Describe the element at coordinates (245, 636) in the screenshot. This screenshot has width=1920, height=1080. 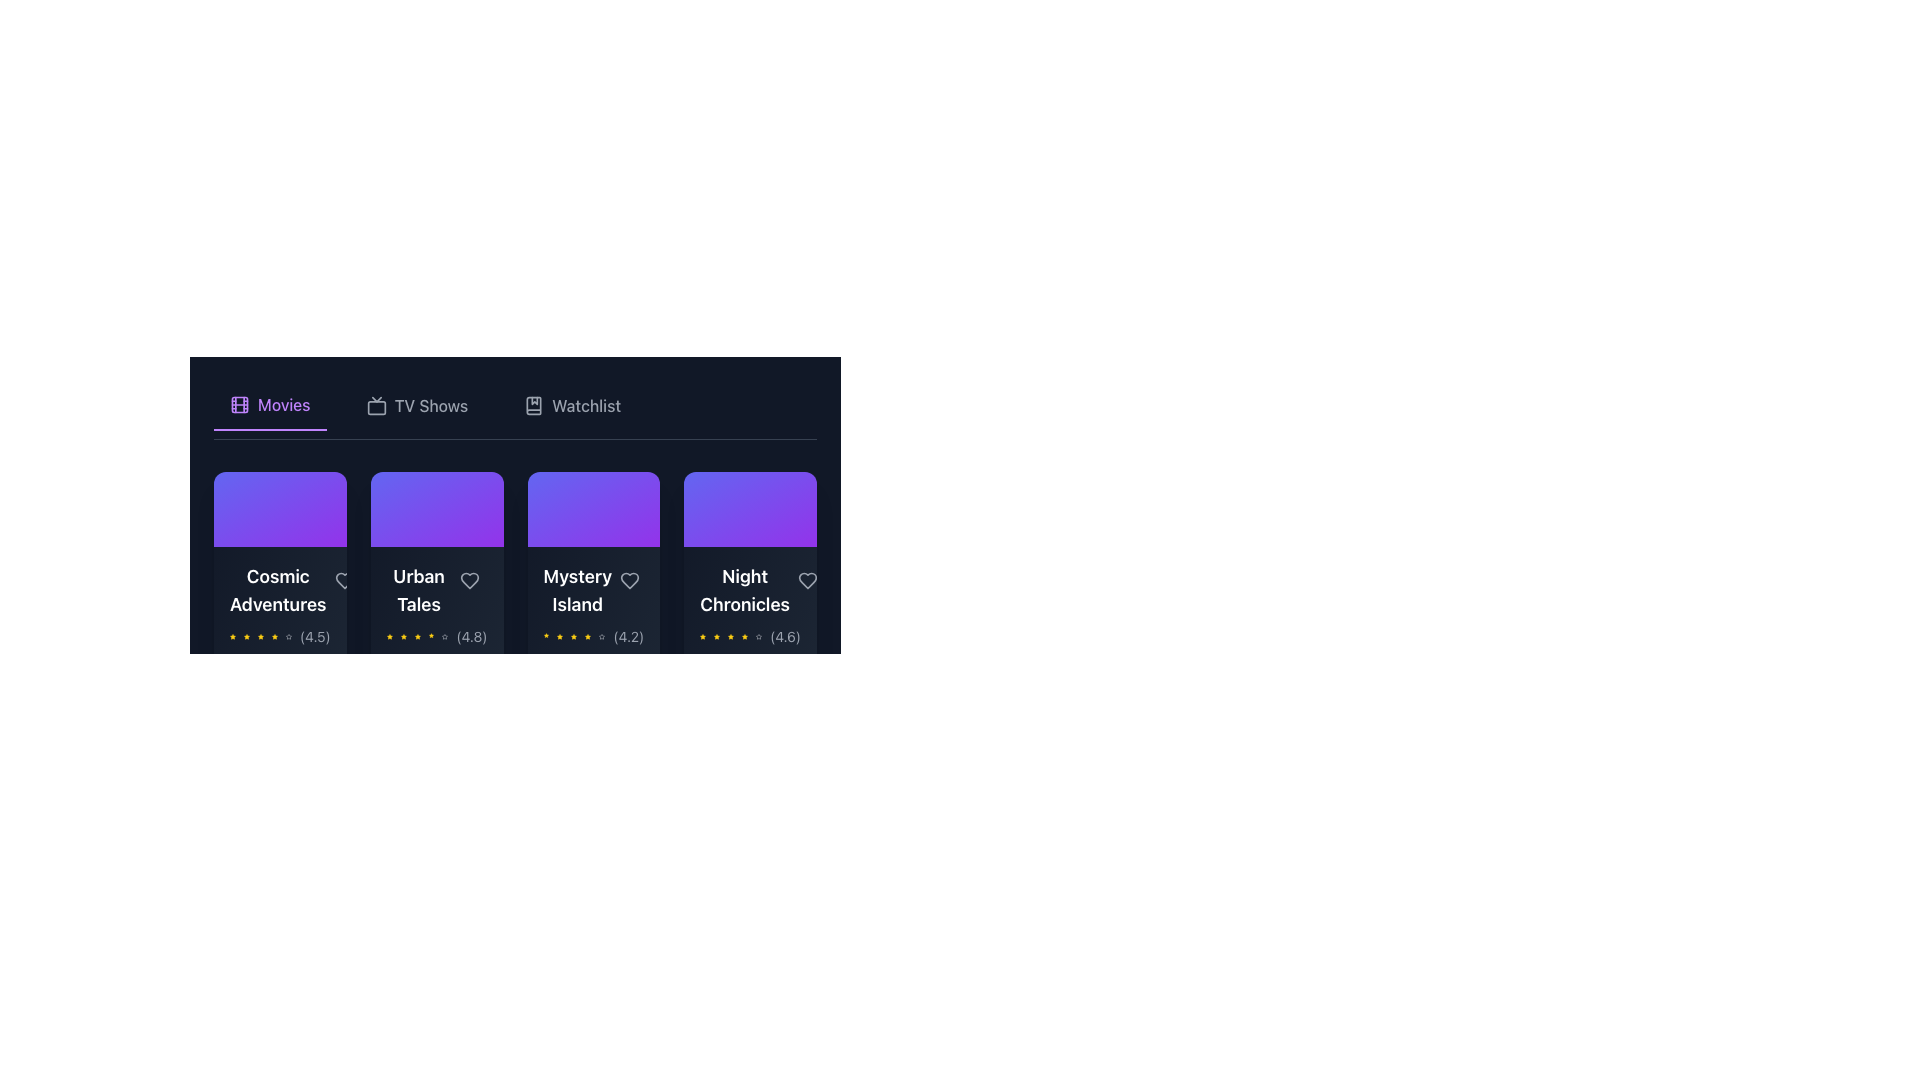
I see `the second rating star icon, which is a yellow filled star in the Movies section below the title 'Cosmic Adventures'` at that location.